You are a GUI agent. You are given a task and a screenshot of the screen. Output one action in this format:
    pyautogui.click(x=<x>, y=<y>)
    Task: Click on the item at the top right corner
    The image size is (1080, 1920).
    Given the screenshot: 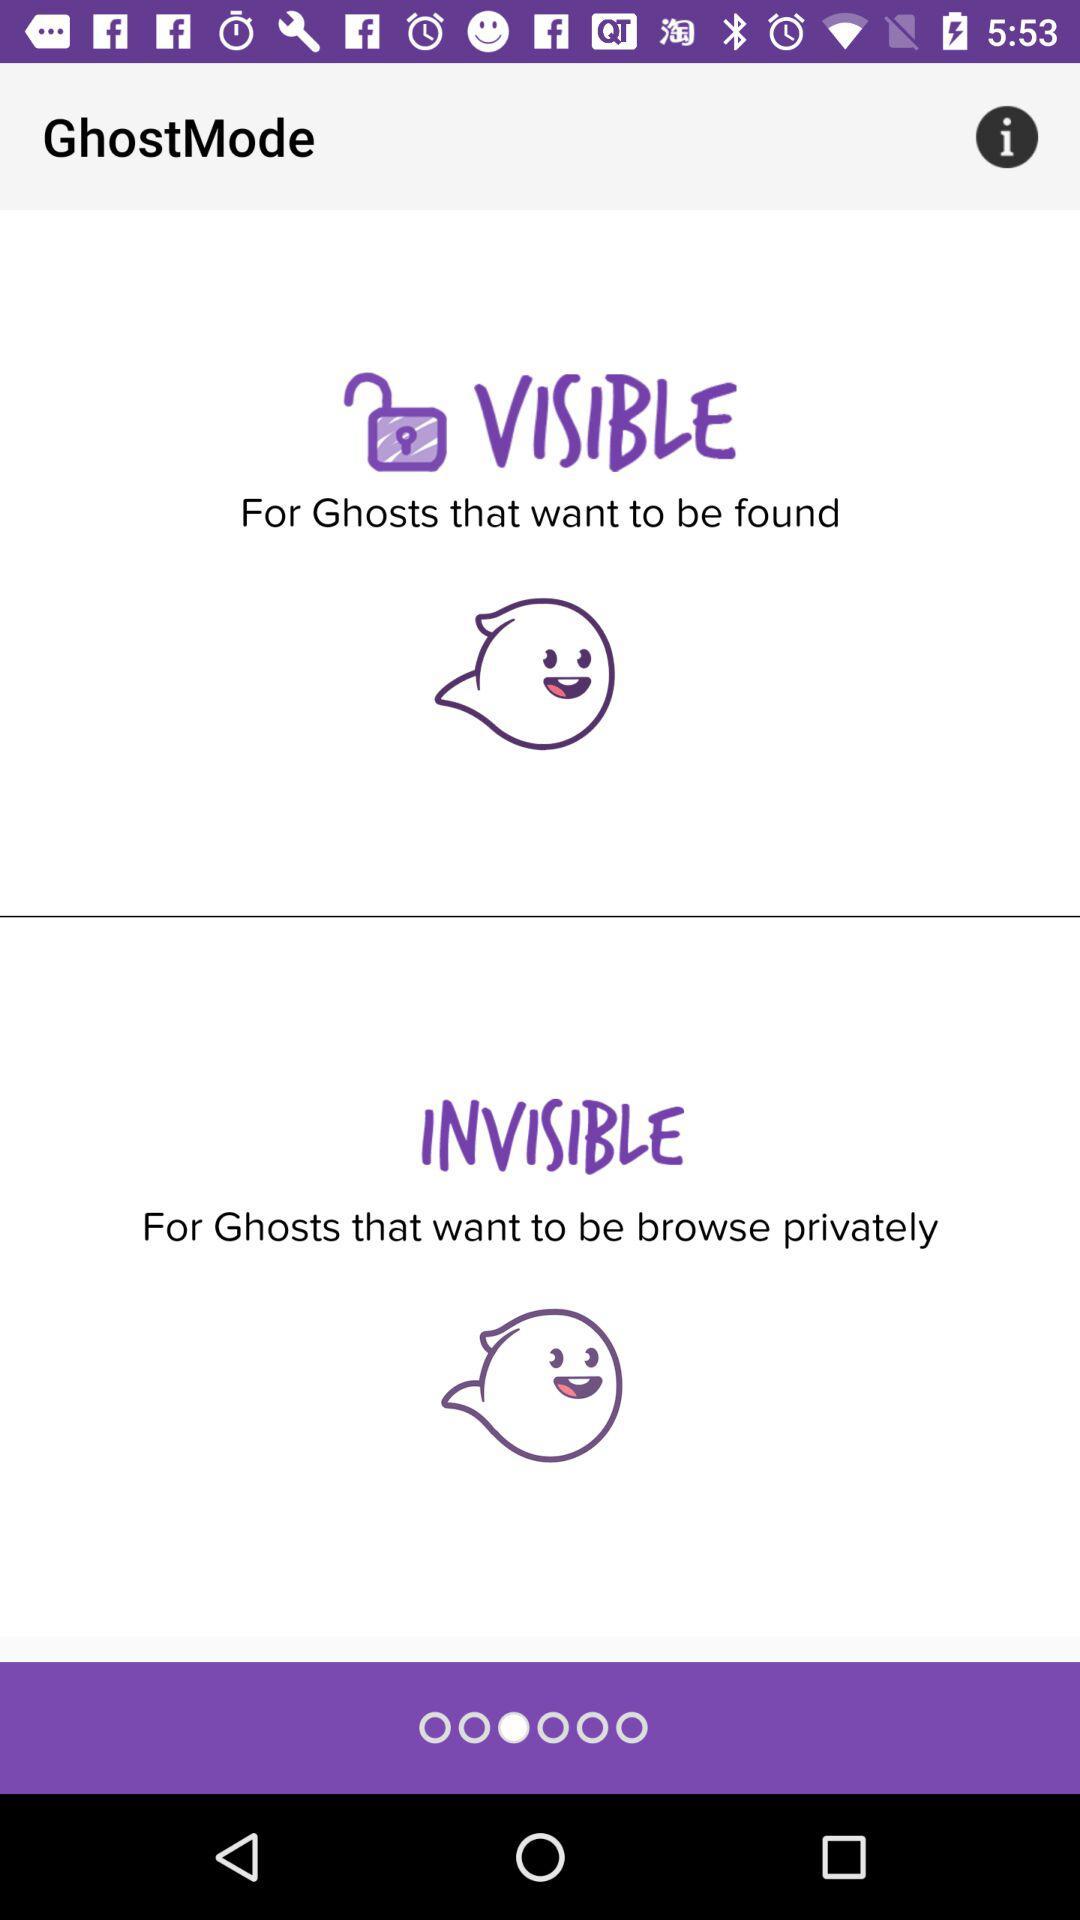 What is the action you would take?
    pyautogui.click(x=1006, y=135)
    